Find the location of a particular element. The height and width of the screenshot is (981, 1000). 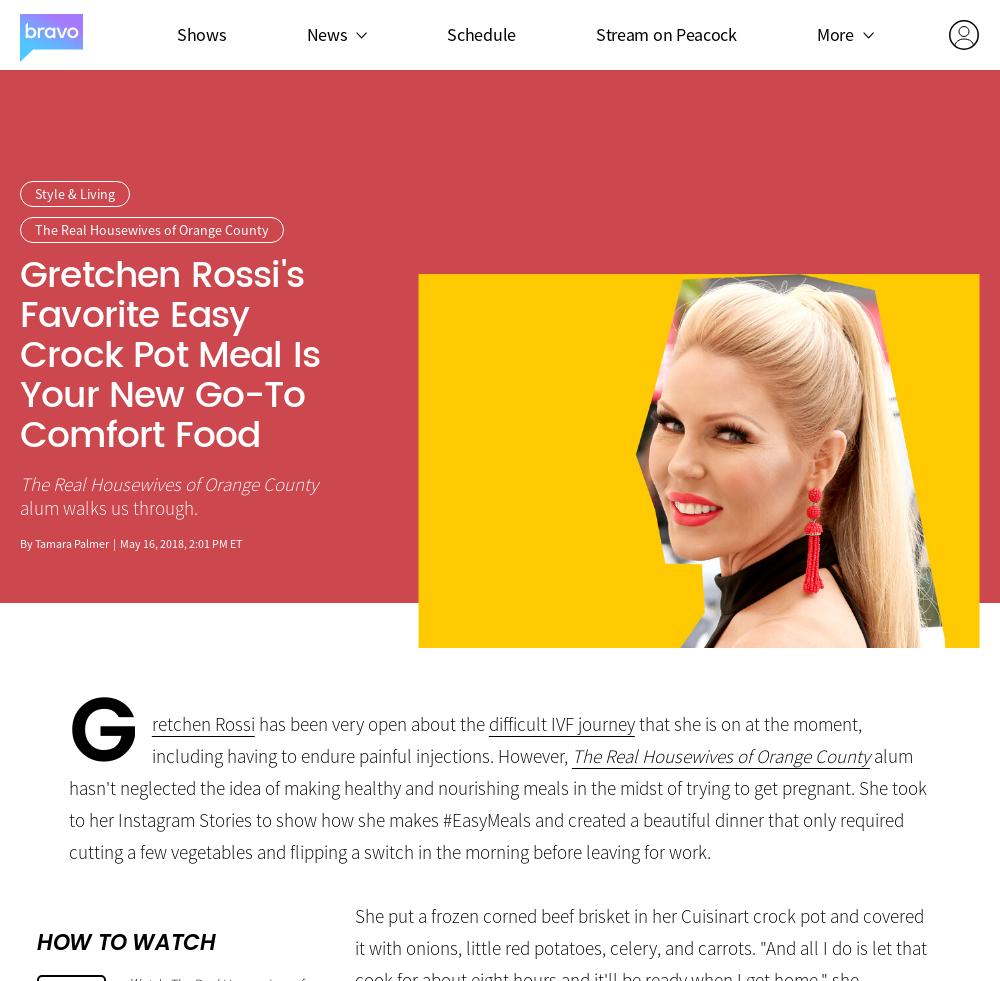

'More' is located at coordinates (833, 32).